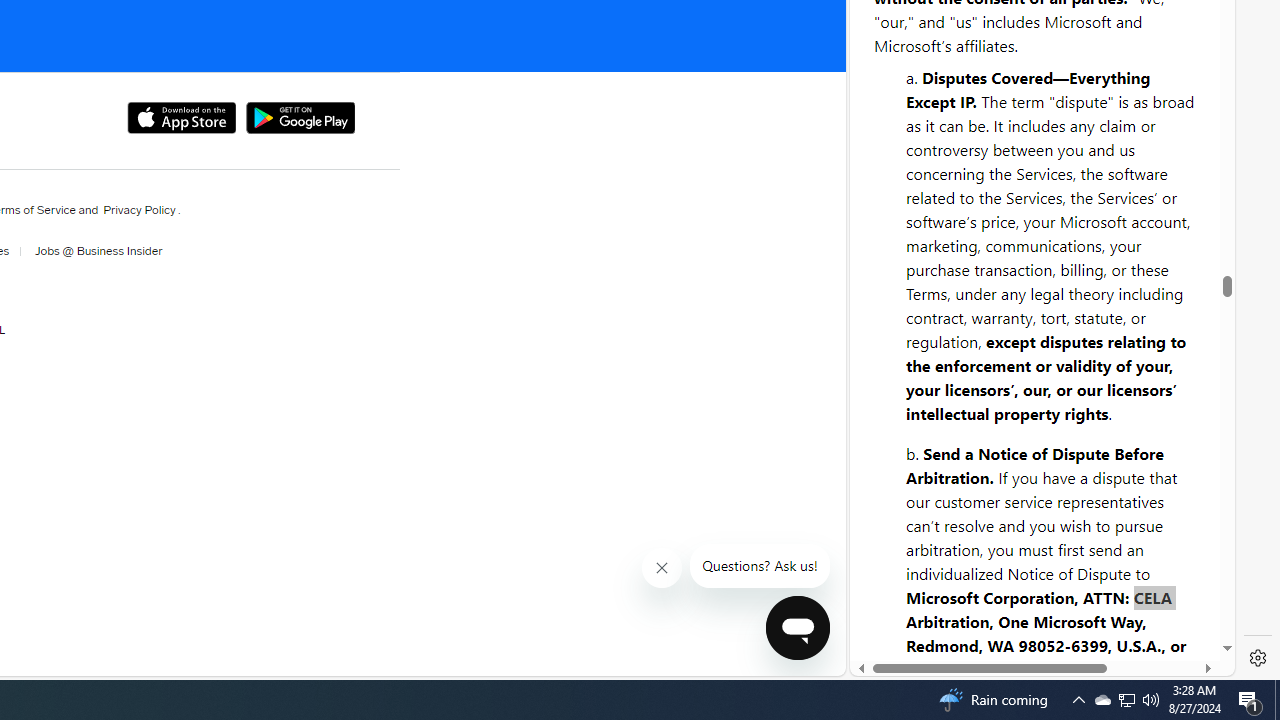 This screenshot has width=1280, height=720. What do you see at coordinates (181, 118) in the screenshot?
I see `'Download on the App Store'` at bounding box center [181, 118].